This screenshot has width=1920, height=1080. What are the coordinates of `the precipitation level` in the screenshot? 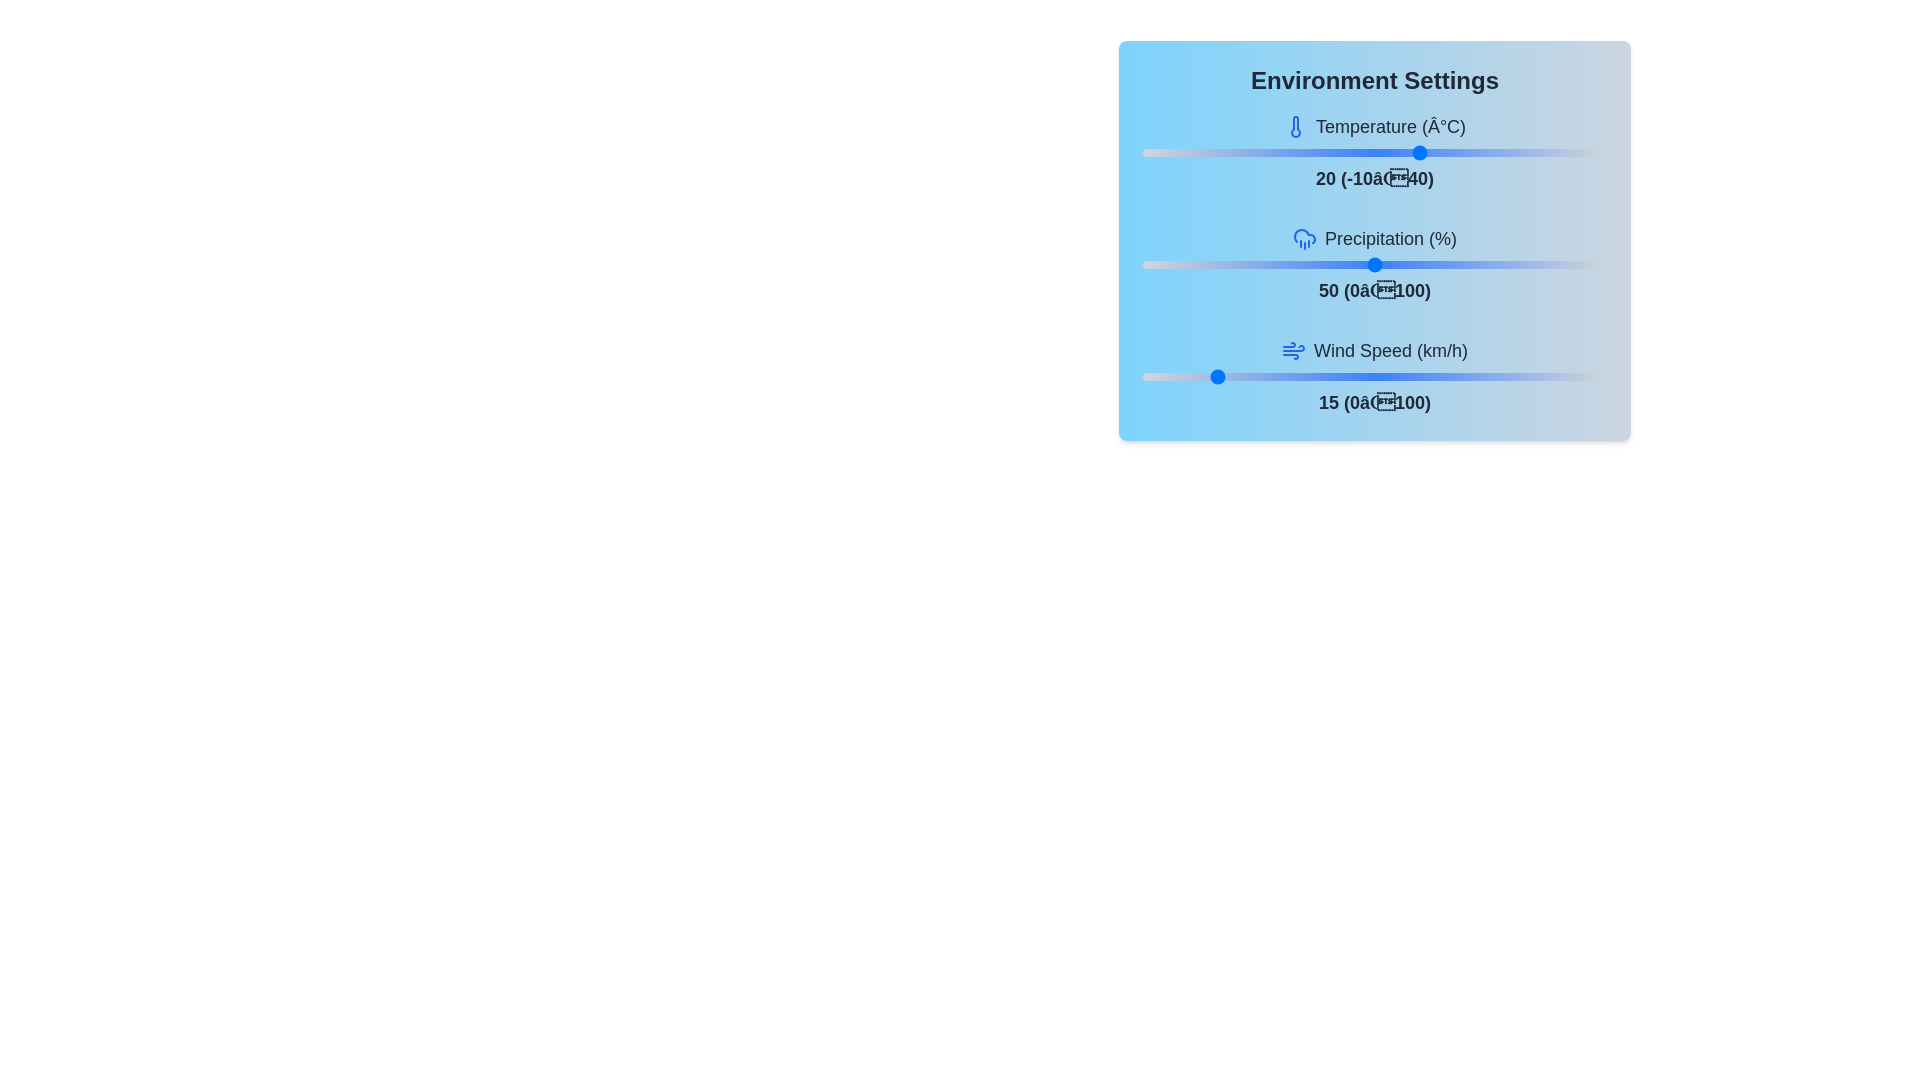 It's located at (1592, 264).